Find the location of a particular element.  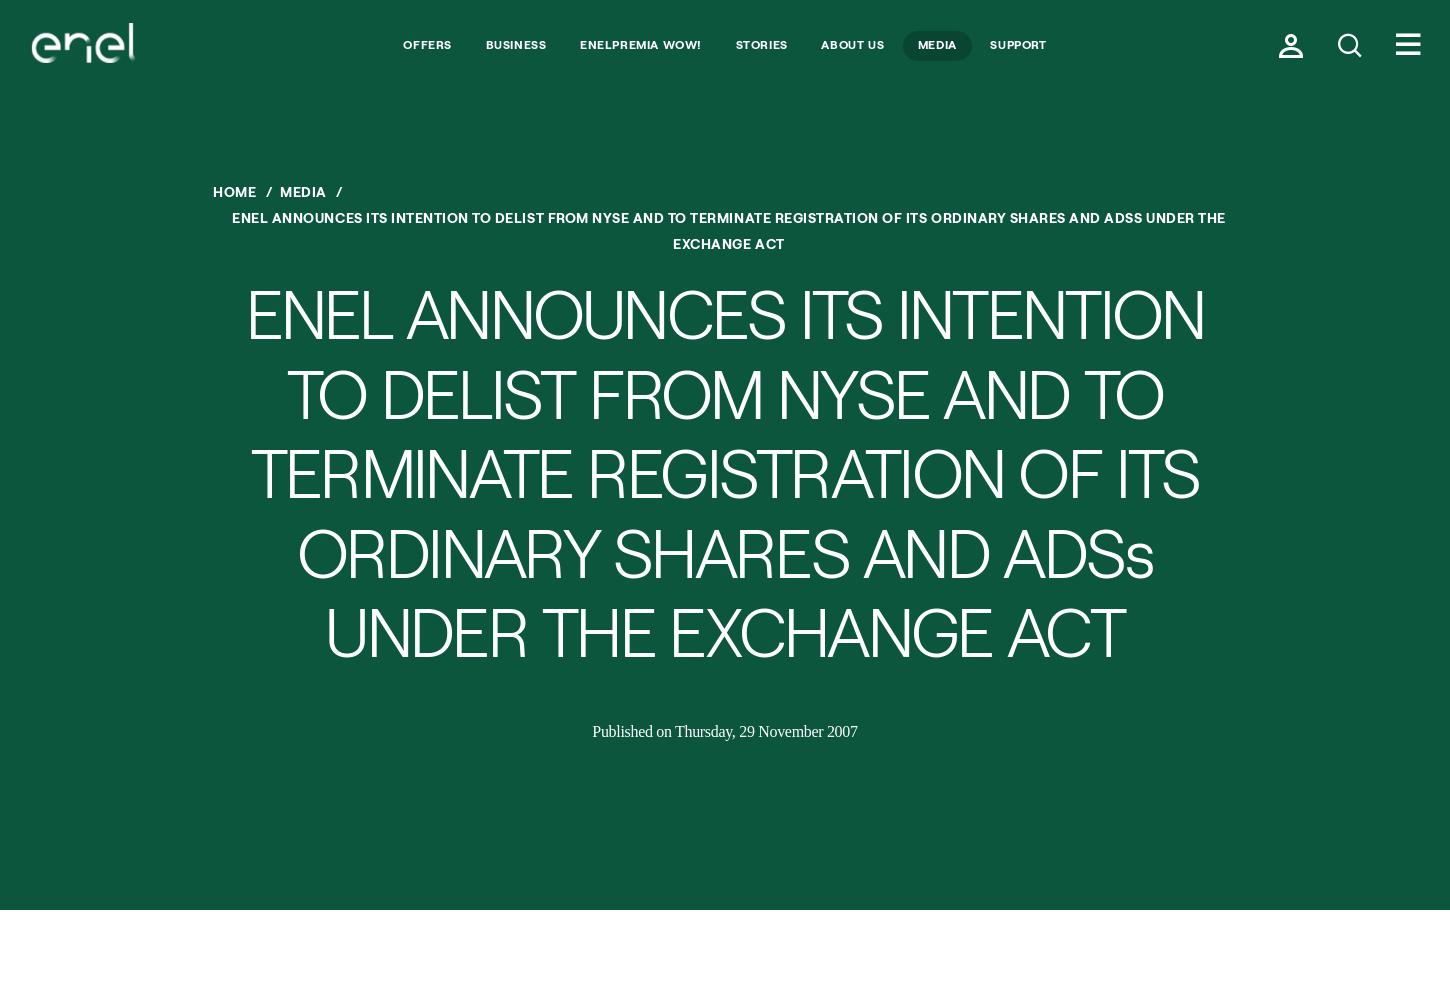

'Enelpremia Wow!' is located at coordinates (639, 42).